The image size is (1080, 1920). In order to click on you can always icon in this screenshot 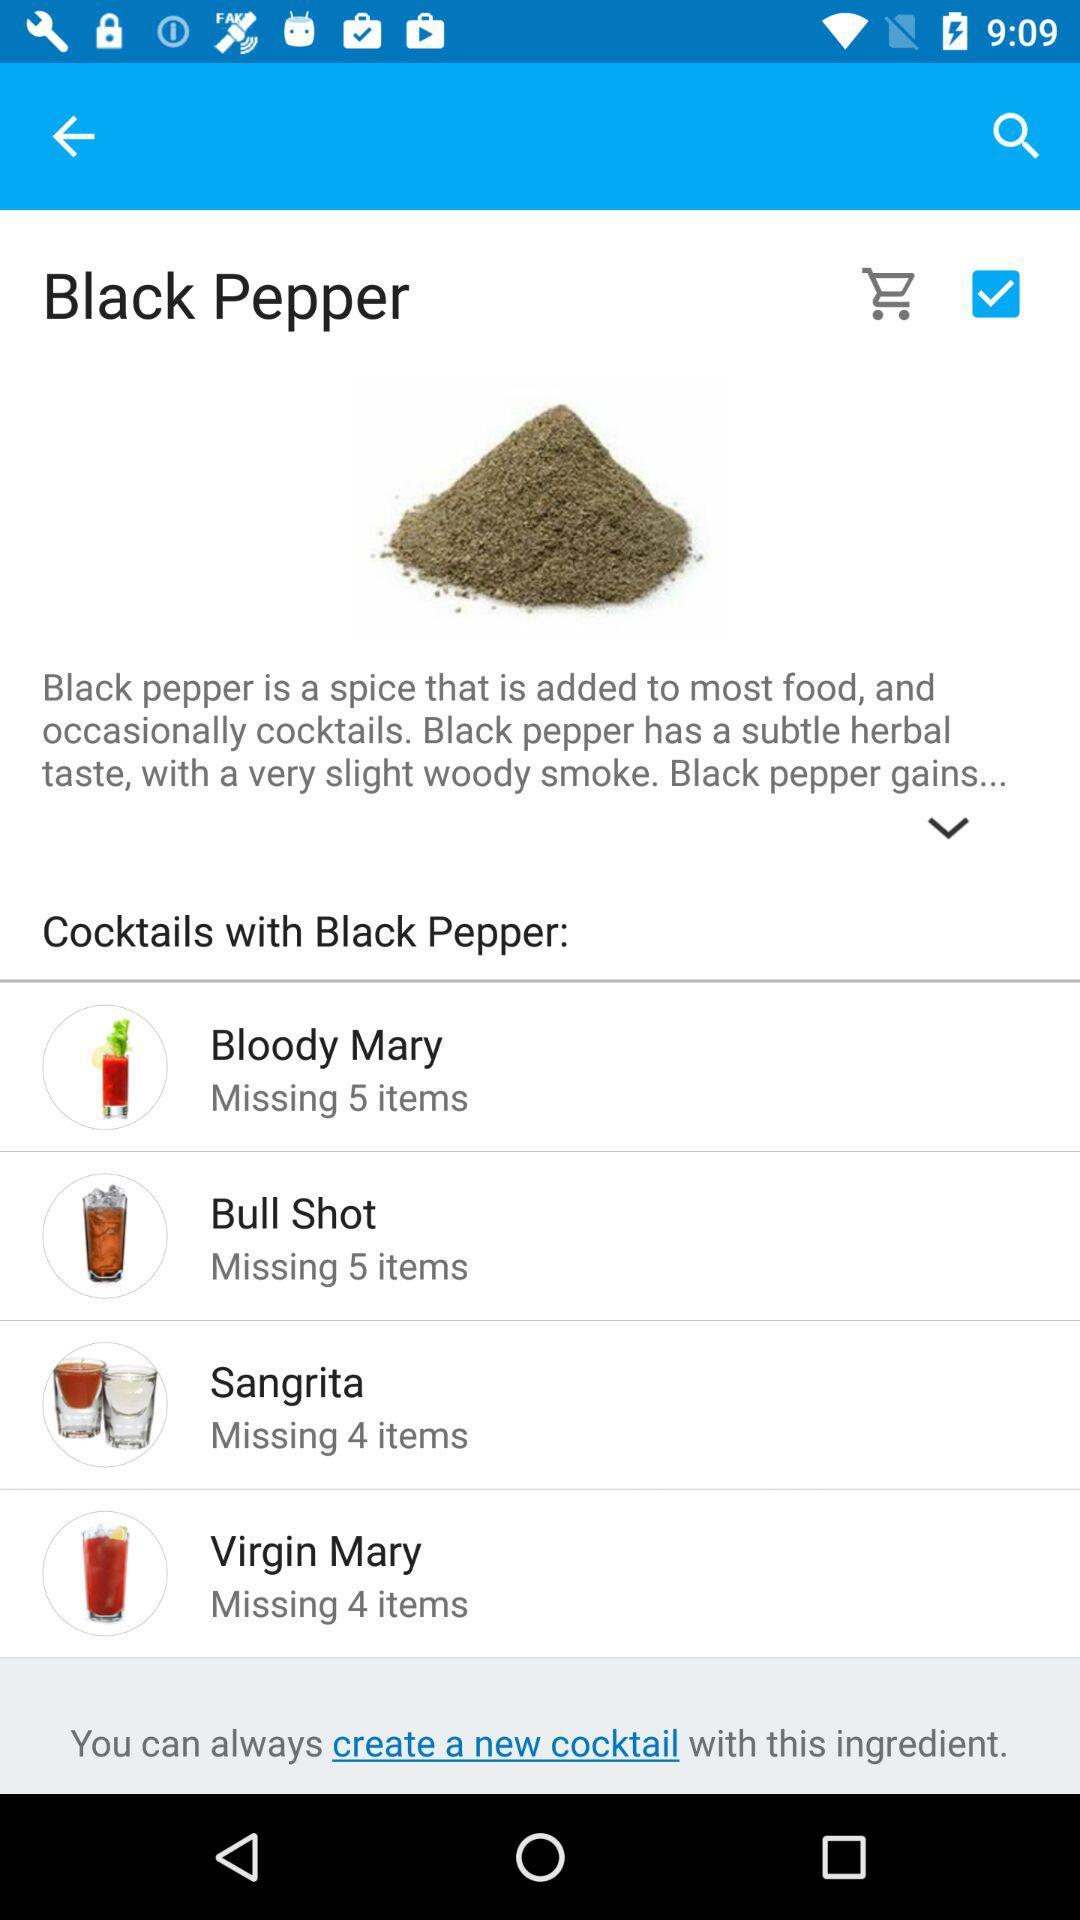, I will do `click(538, 1741)`.